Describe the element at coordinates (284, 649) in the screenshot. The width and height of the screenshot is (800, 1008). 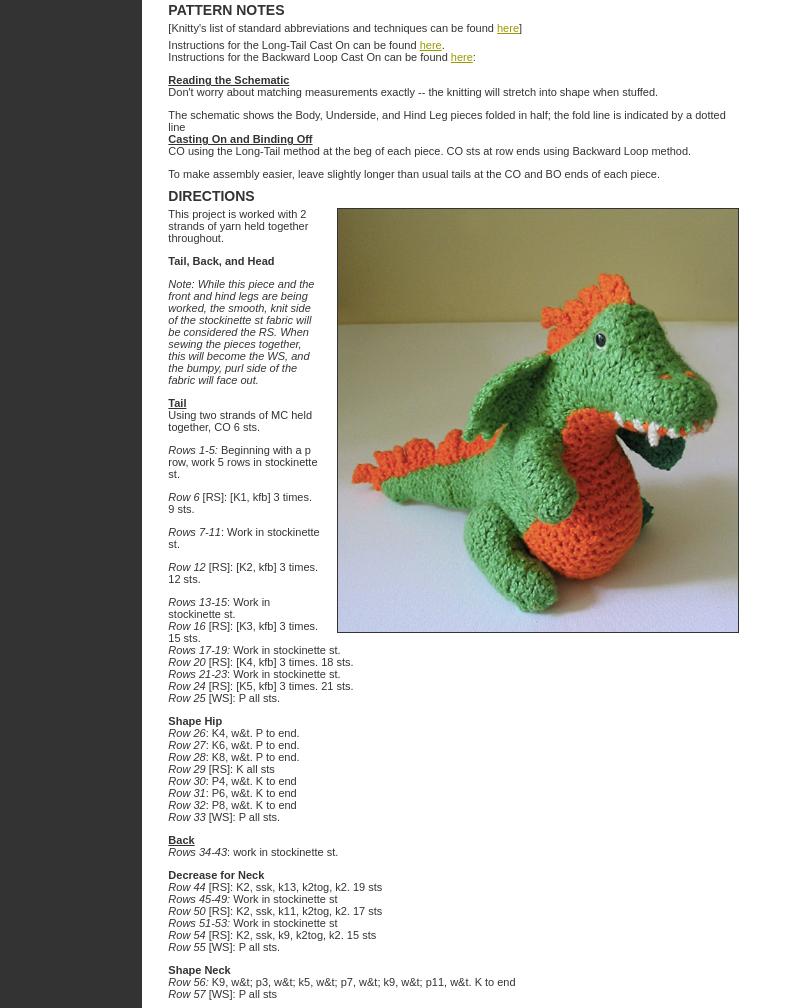
I see `'Work in stockinette st.'` at that location.